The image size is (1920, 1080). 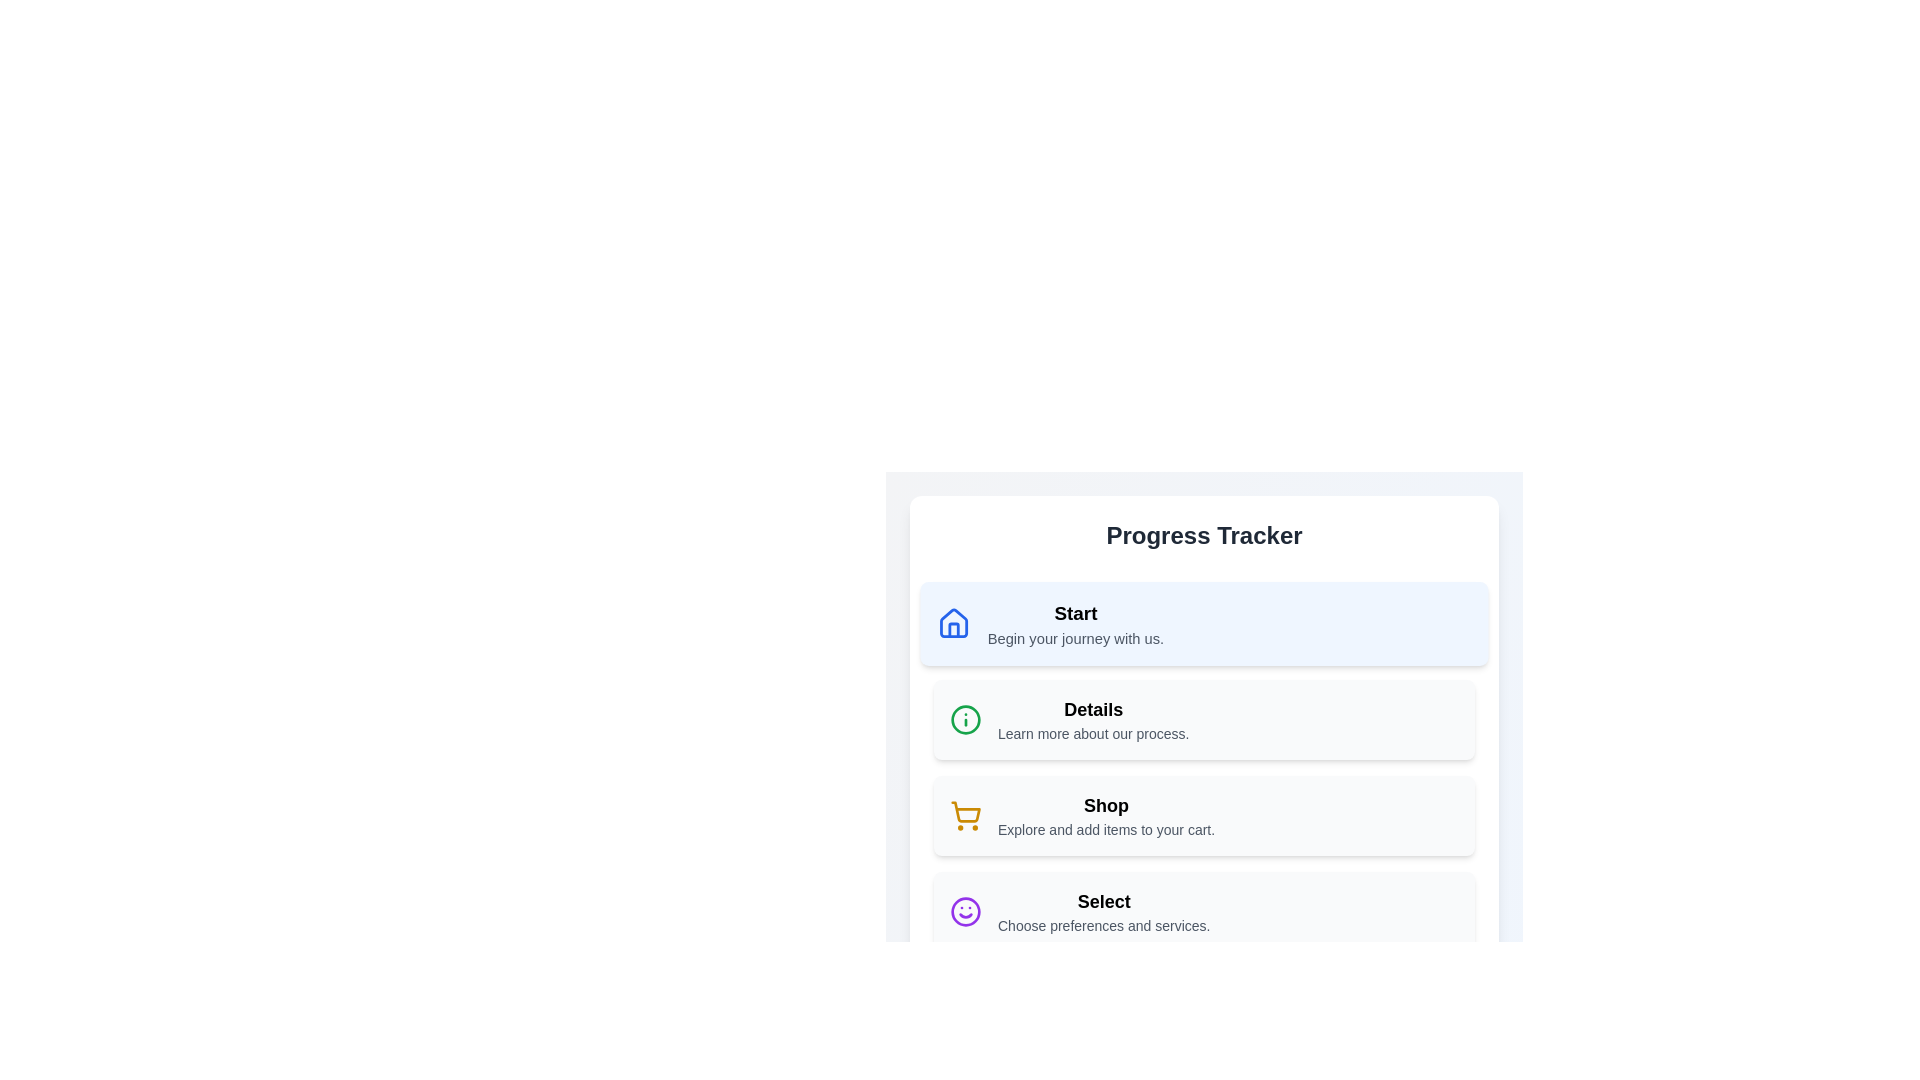 What do you see at coordinates (965, 720) in the screenshot?
I see `the circular graphical element that serves as a visual indicator for the 'Details' step, located in the vertical list of steps` at bounding box center [965, 720].